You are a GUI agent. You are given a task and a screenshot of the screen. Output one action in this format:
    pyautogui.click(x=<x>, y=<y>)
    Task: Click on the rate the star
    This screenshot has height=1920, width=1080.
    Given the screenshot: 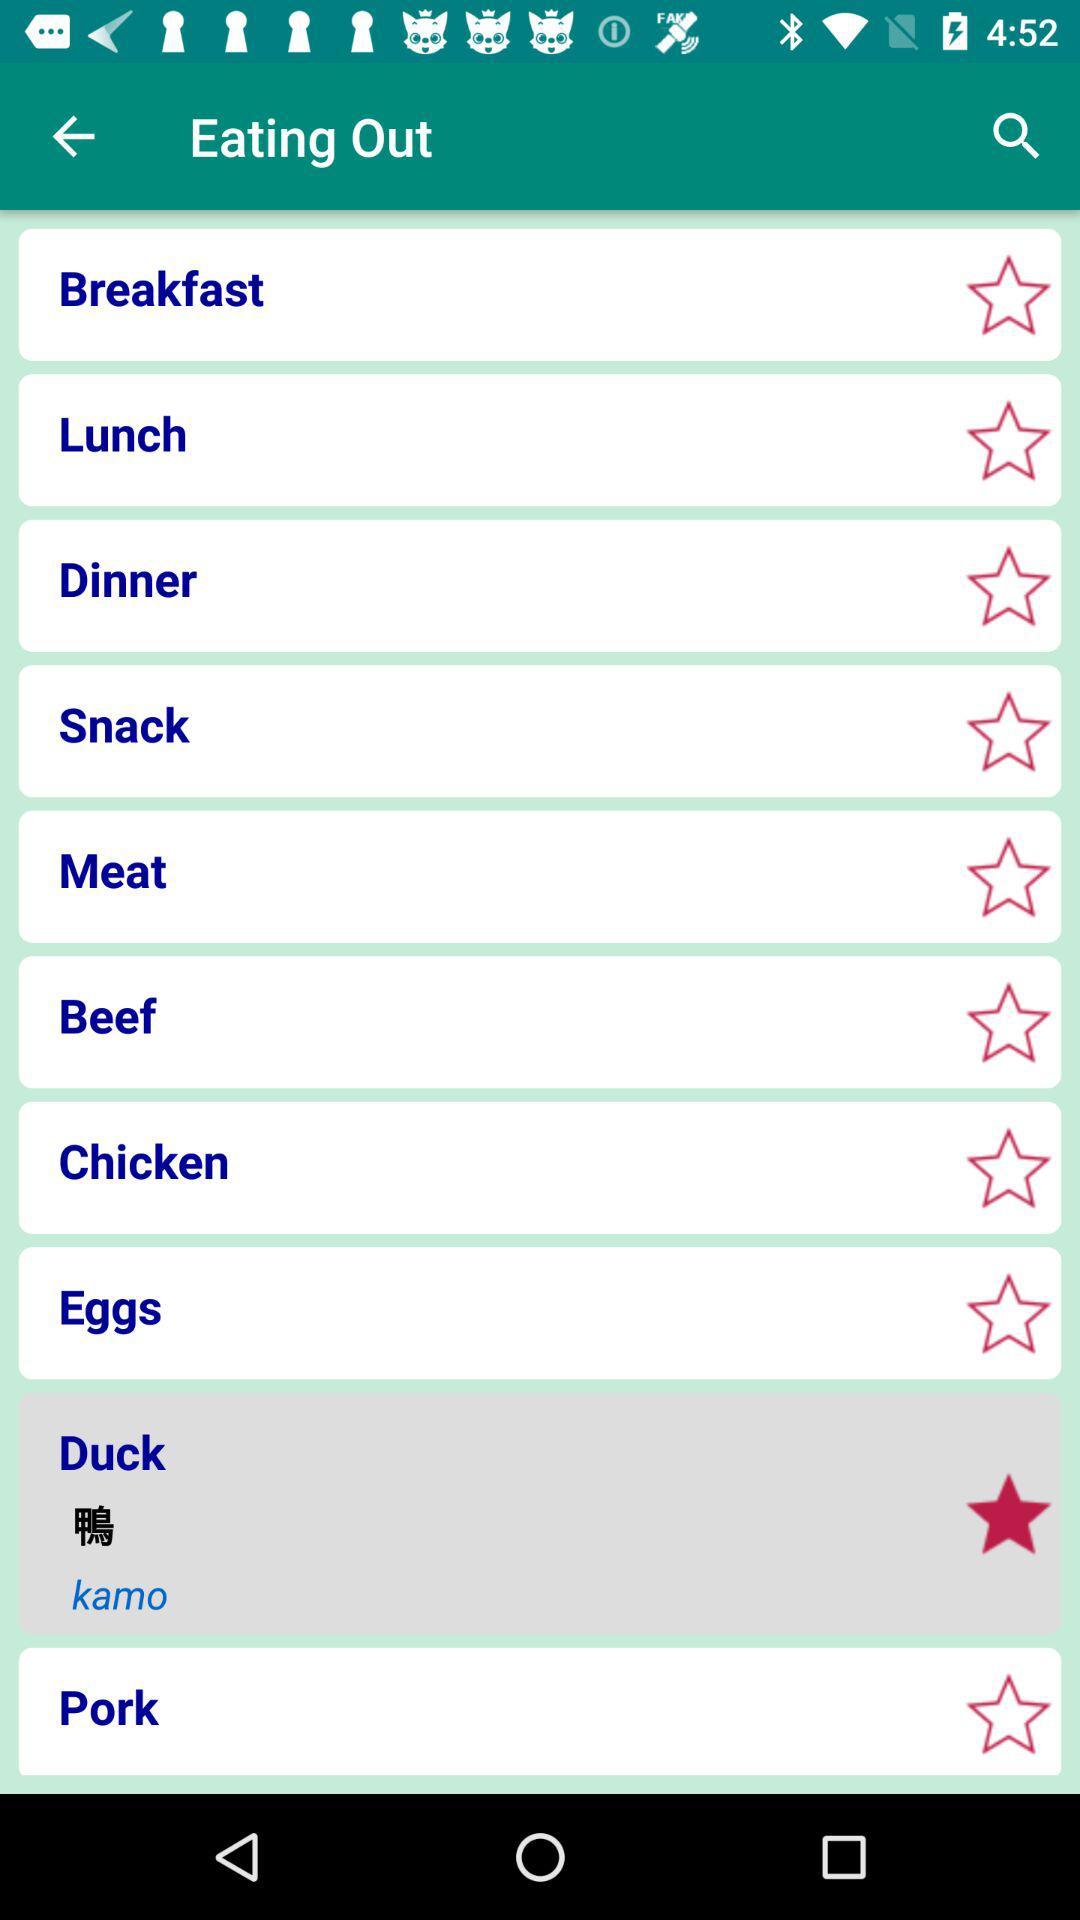 What is the action you would take?
    pyautogui.click(x=1008, y=1022)
    